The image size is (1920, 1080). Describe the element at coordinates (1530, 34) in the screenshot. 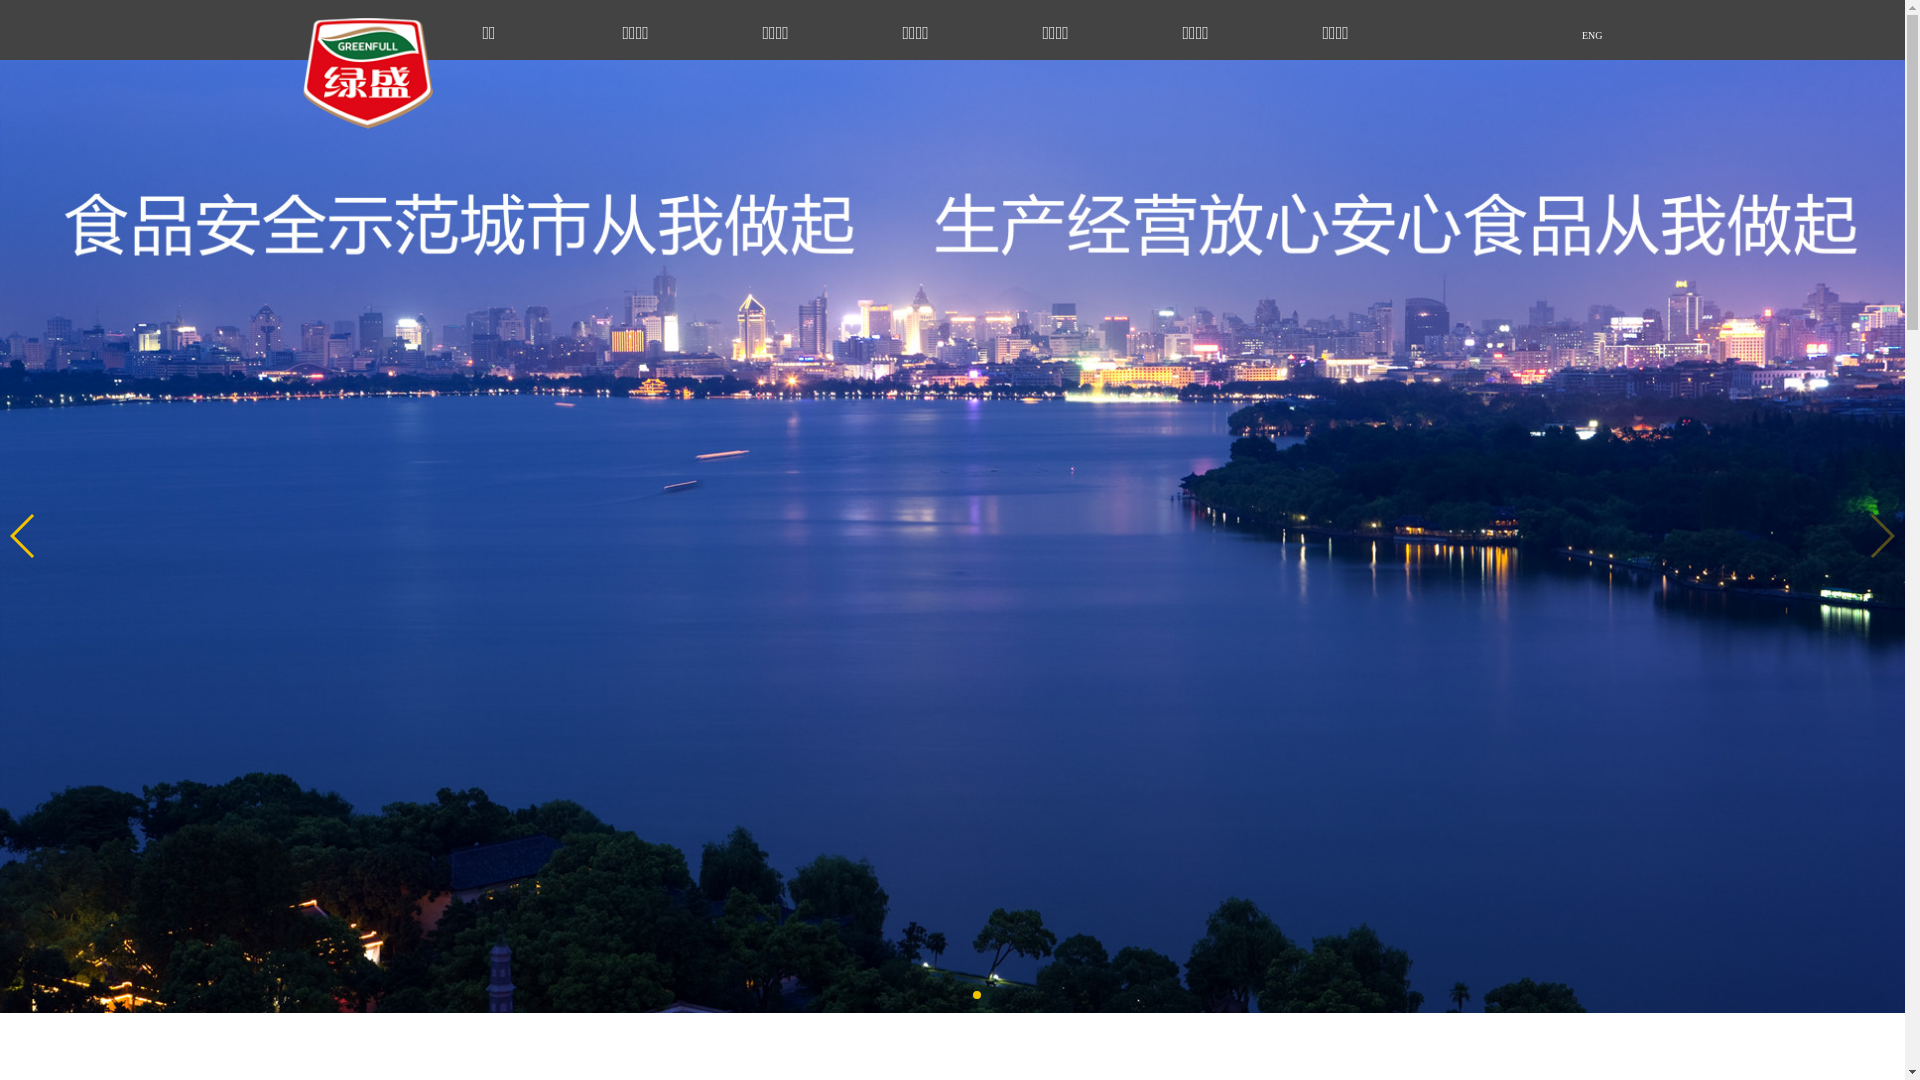

I see `'ENG'` at that location.